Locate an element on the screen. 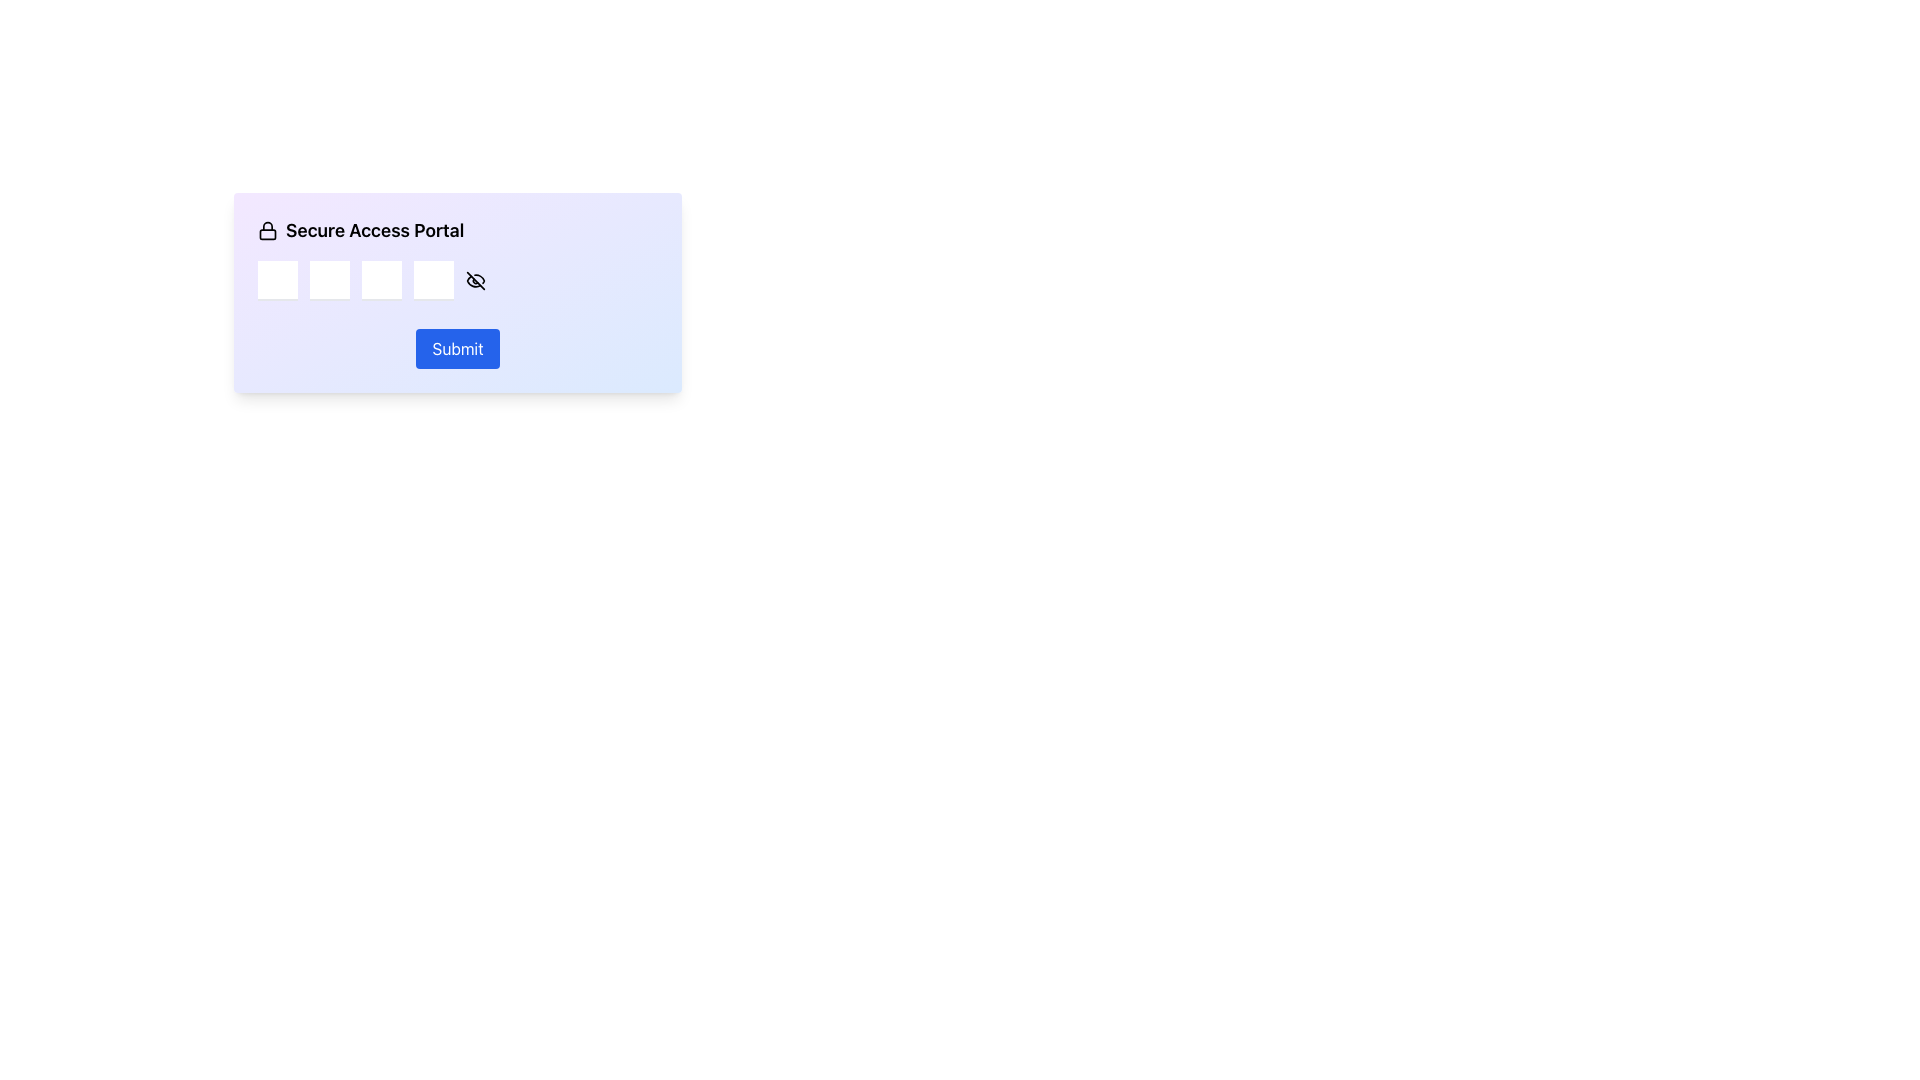 Image resolution: width=1920 pixels, height=1080 pixels. the eye-shaped icon located to the right of the text input fields in the 'Secure Access Portal' dialog is located at coordinates (456, 281).